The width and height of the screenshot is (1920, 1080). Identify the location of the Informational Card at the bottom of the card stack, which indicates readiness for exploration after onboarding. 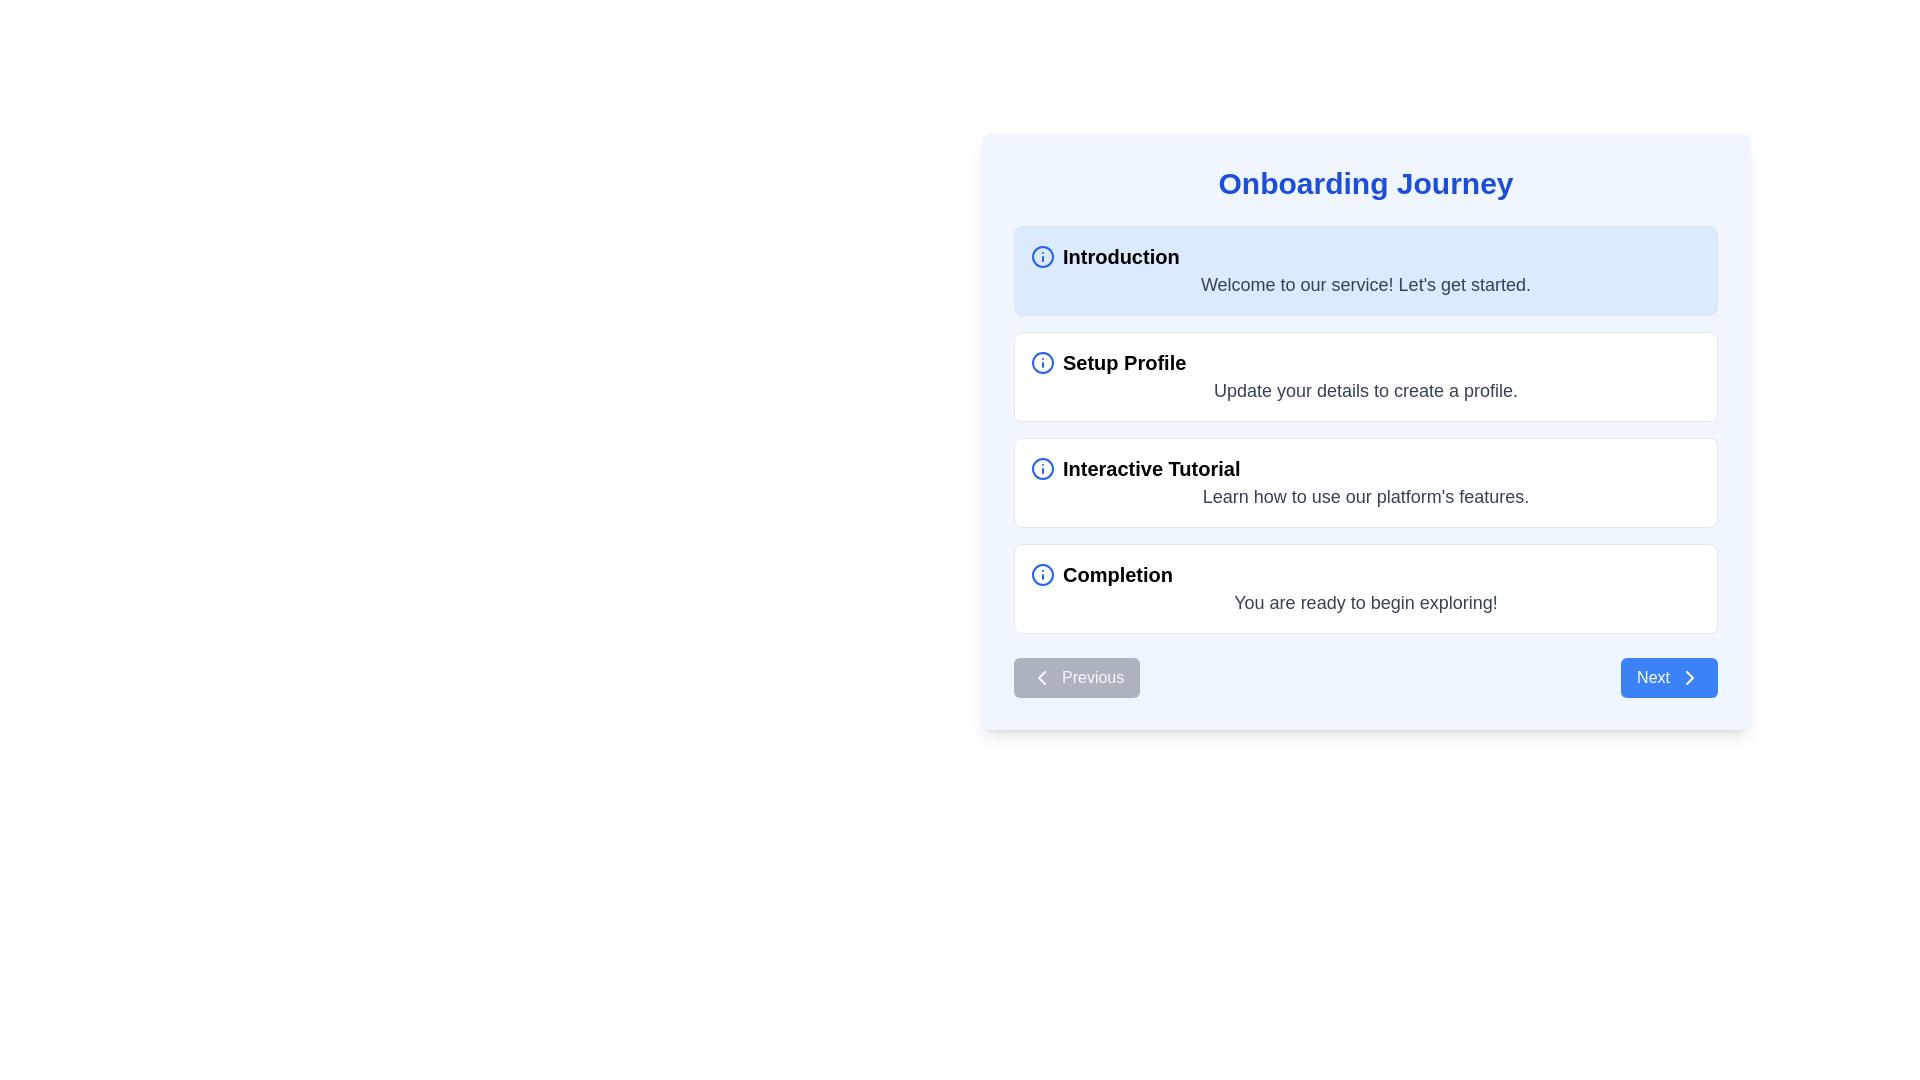
(1365, 588).